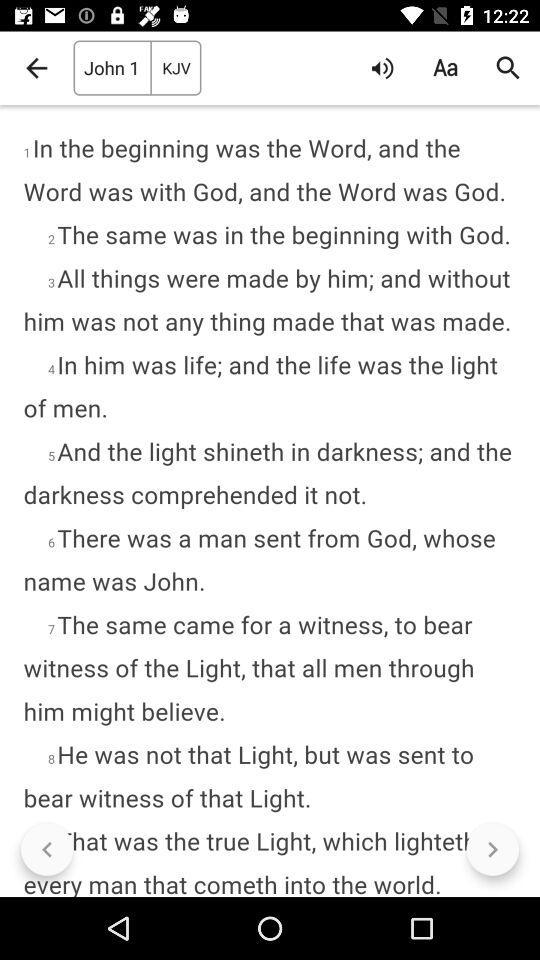 The image size is (540, 960). What do you see at coordinates (111, 68) in the screenshot?
I see `john 1 icon` at bounding box center [111, 68].